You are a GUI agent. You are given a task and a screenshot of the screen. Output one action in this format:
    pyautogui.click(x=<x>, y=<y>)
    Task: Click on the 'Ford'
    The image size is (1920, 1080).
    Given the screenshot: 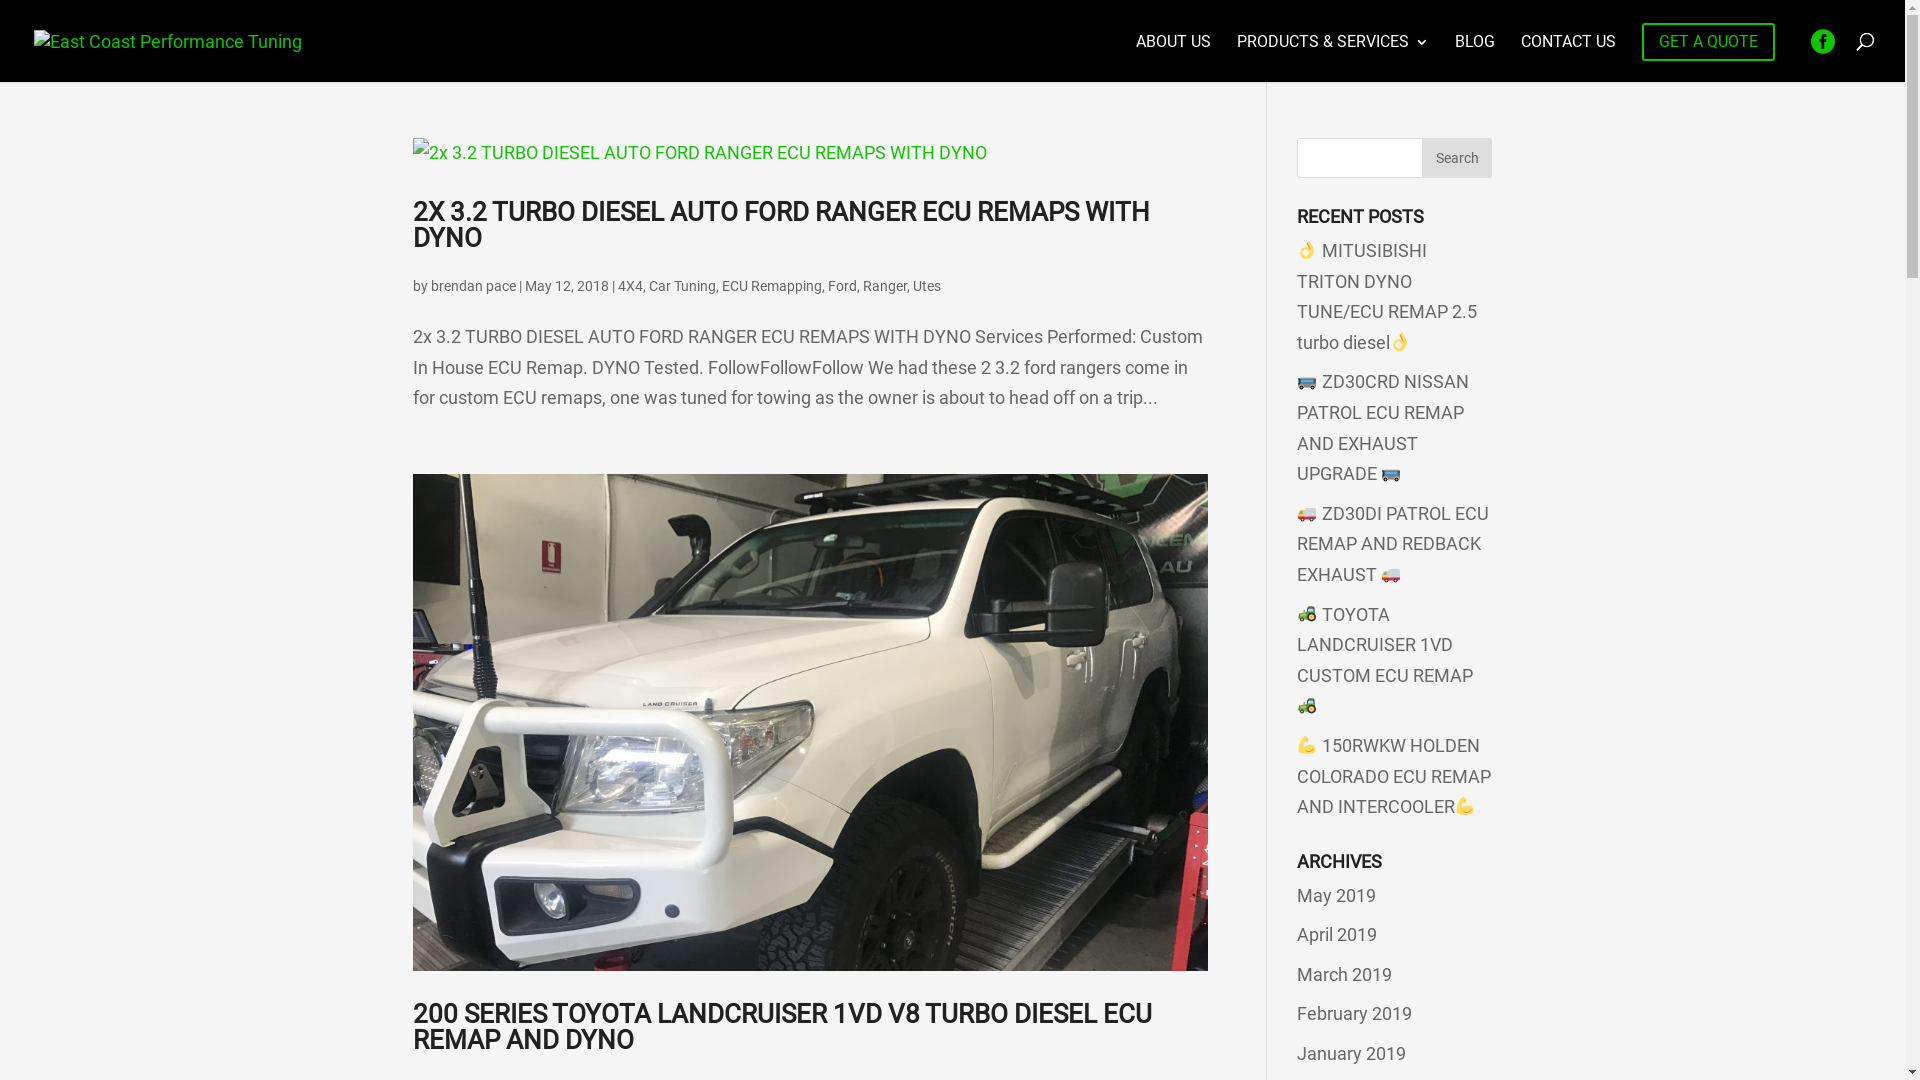 What is the action you would take?
    pyautogui.click(x=842, y=285)
    